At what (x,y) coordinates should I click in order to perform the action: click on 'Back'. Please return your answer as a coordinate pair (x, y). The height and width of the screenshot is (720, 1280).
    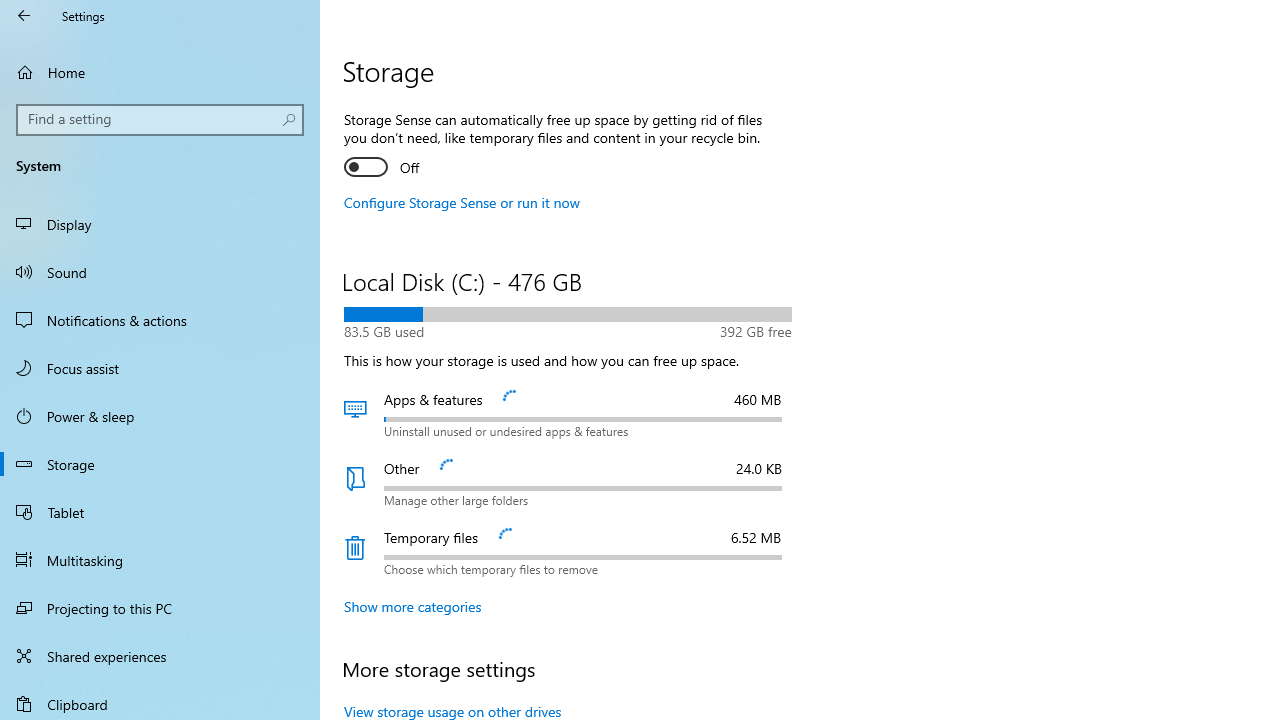
    Looking at the image, I should click on (24, 15).